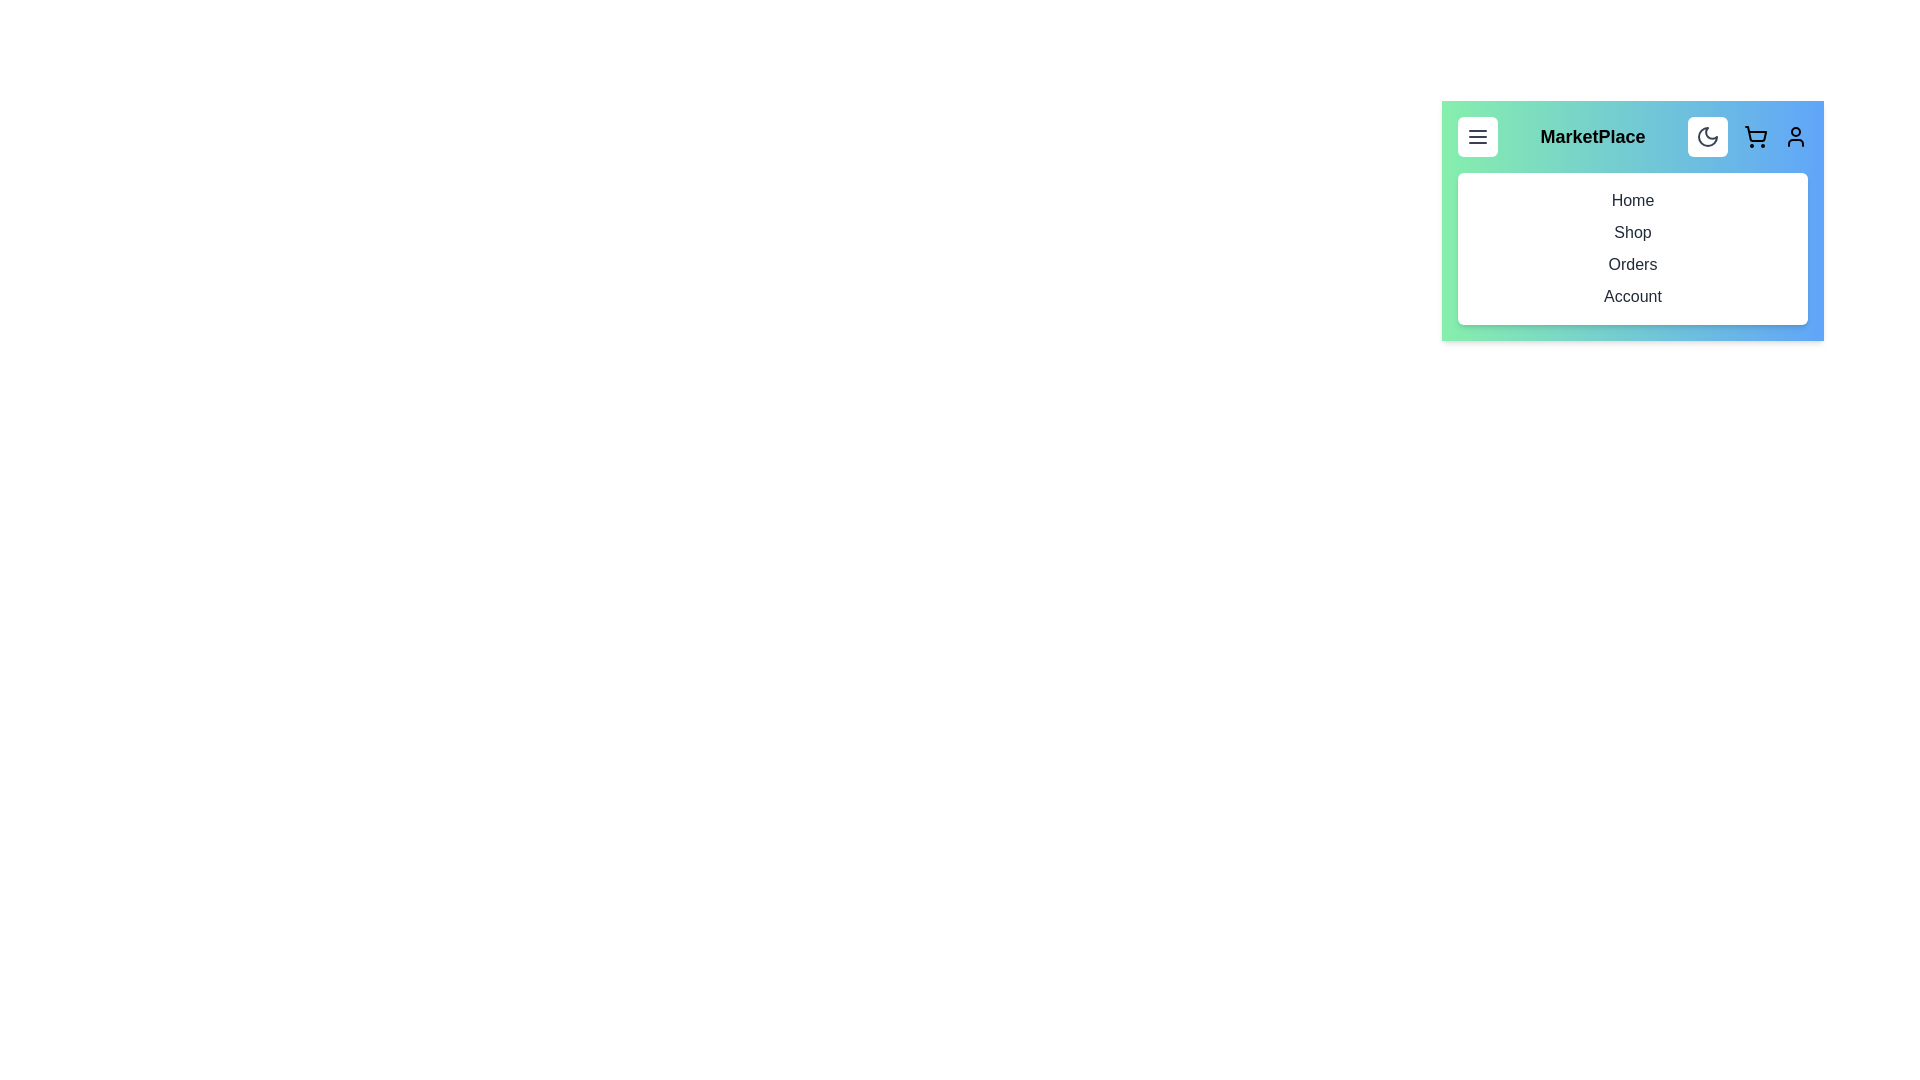  I want to click on theme toggle button to change the theme, so click(1707, 136).